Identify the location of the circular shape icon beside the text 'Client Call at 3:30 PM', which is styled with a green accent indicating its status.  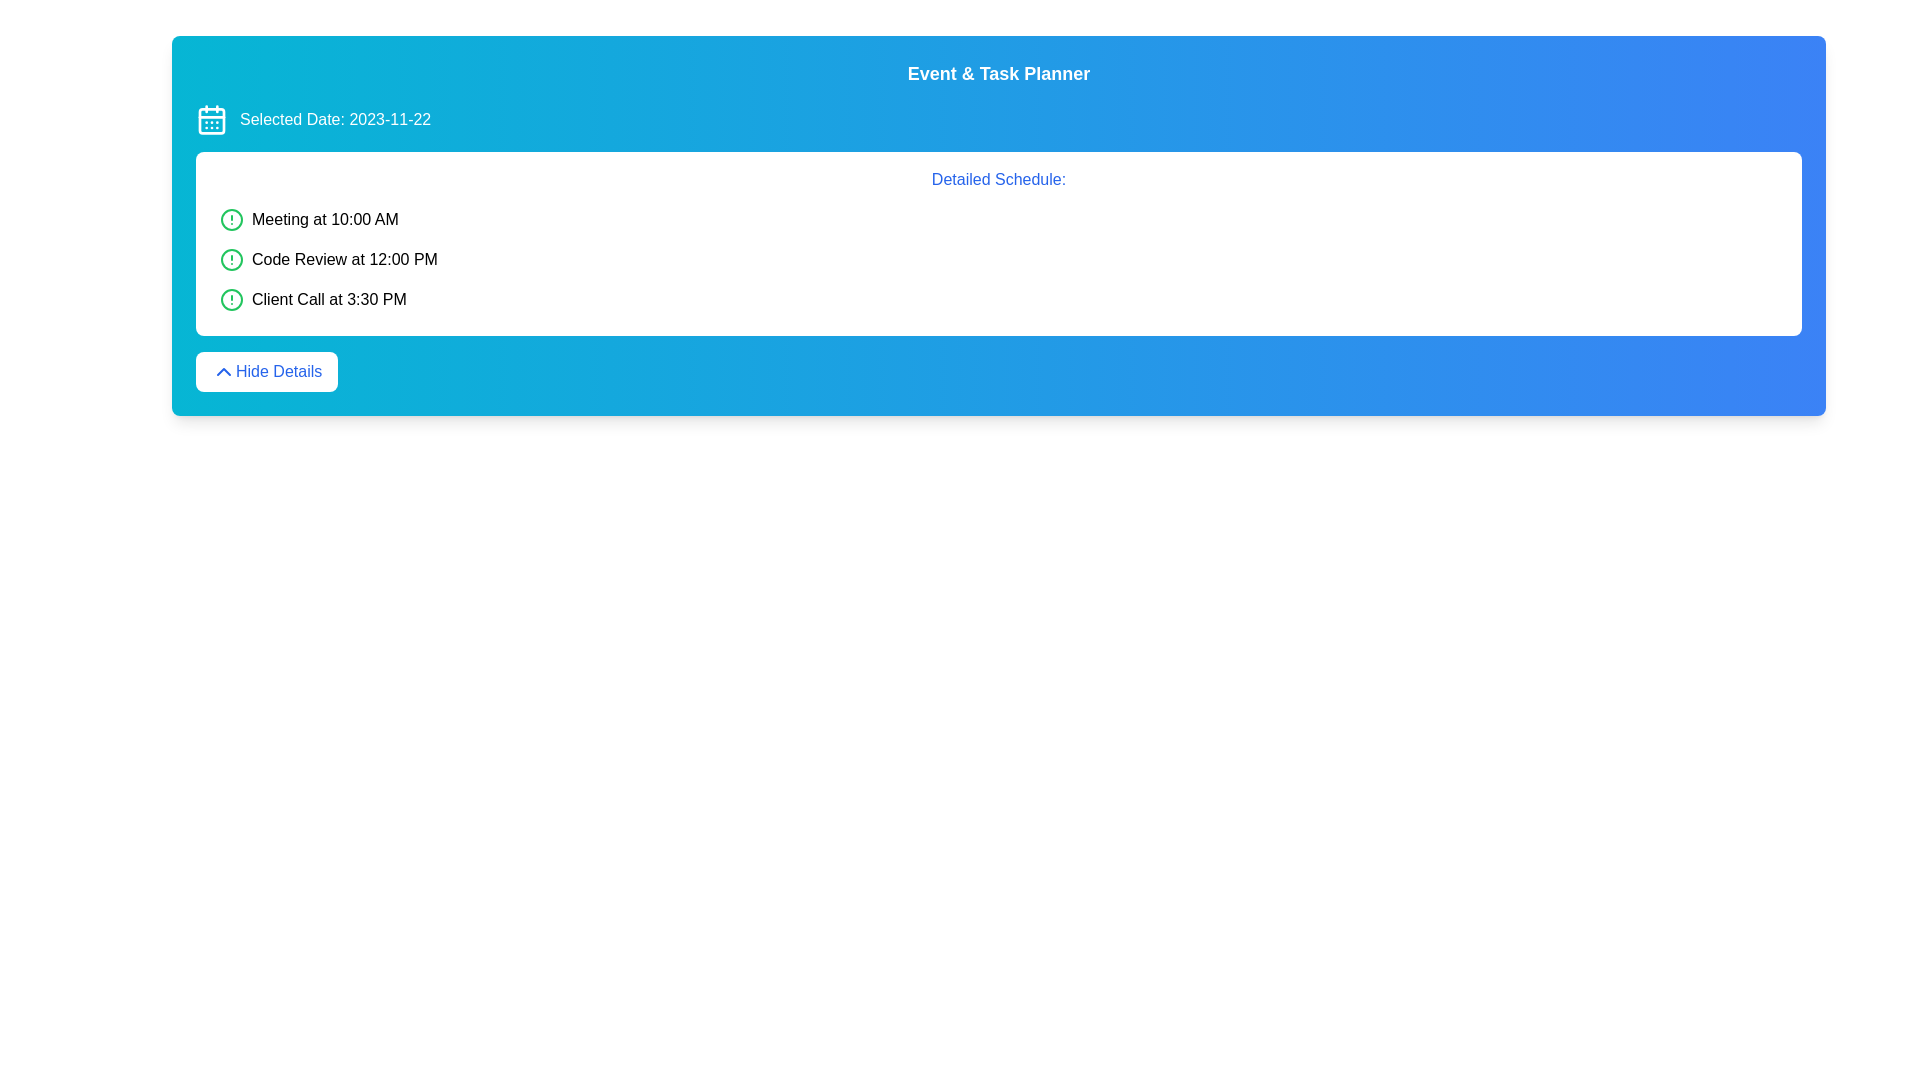
(231, 300).